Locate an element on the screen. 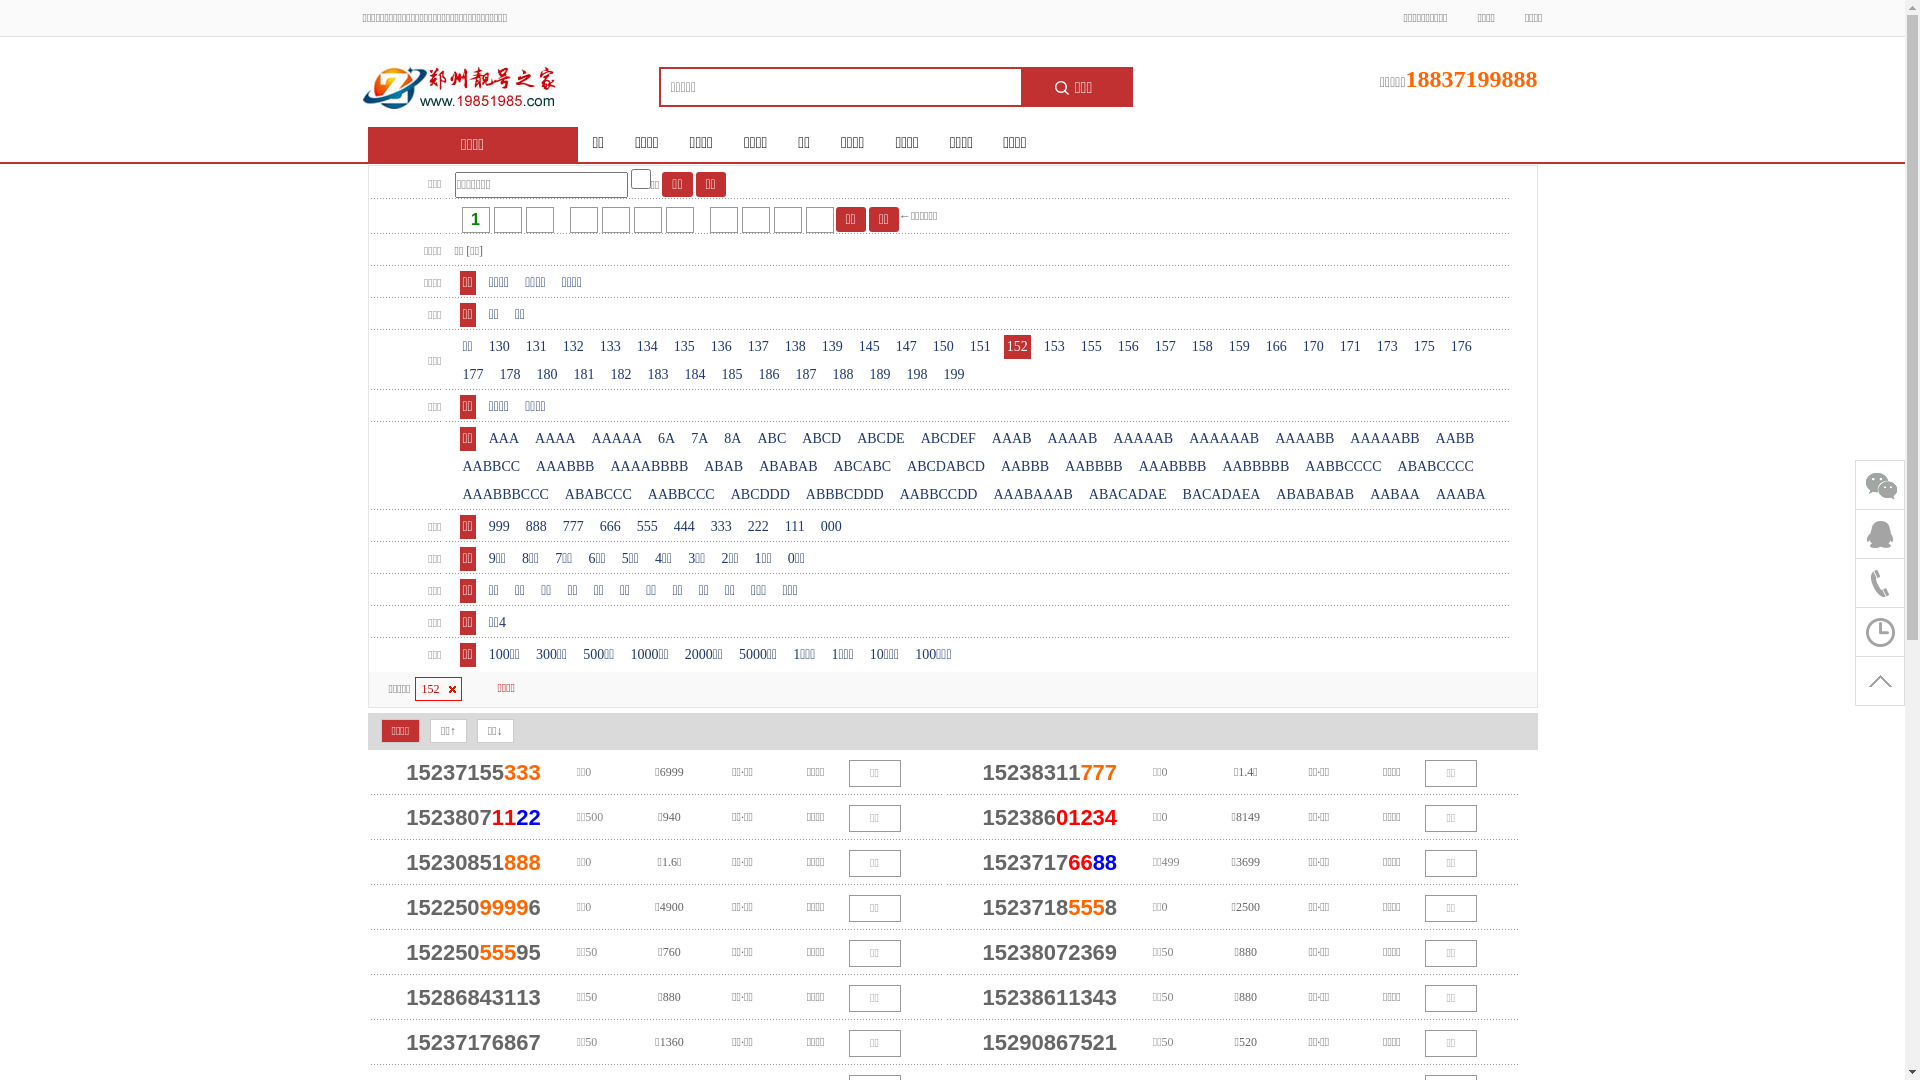 The width and height of the screenshot is (1920, 1080). '111' is located at coordinates (794, 526).